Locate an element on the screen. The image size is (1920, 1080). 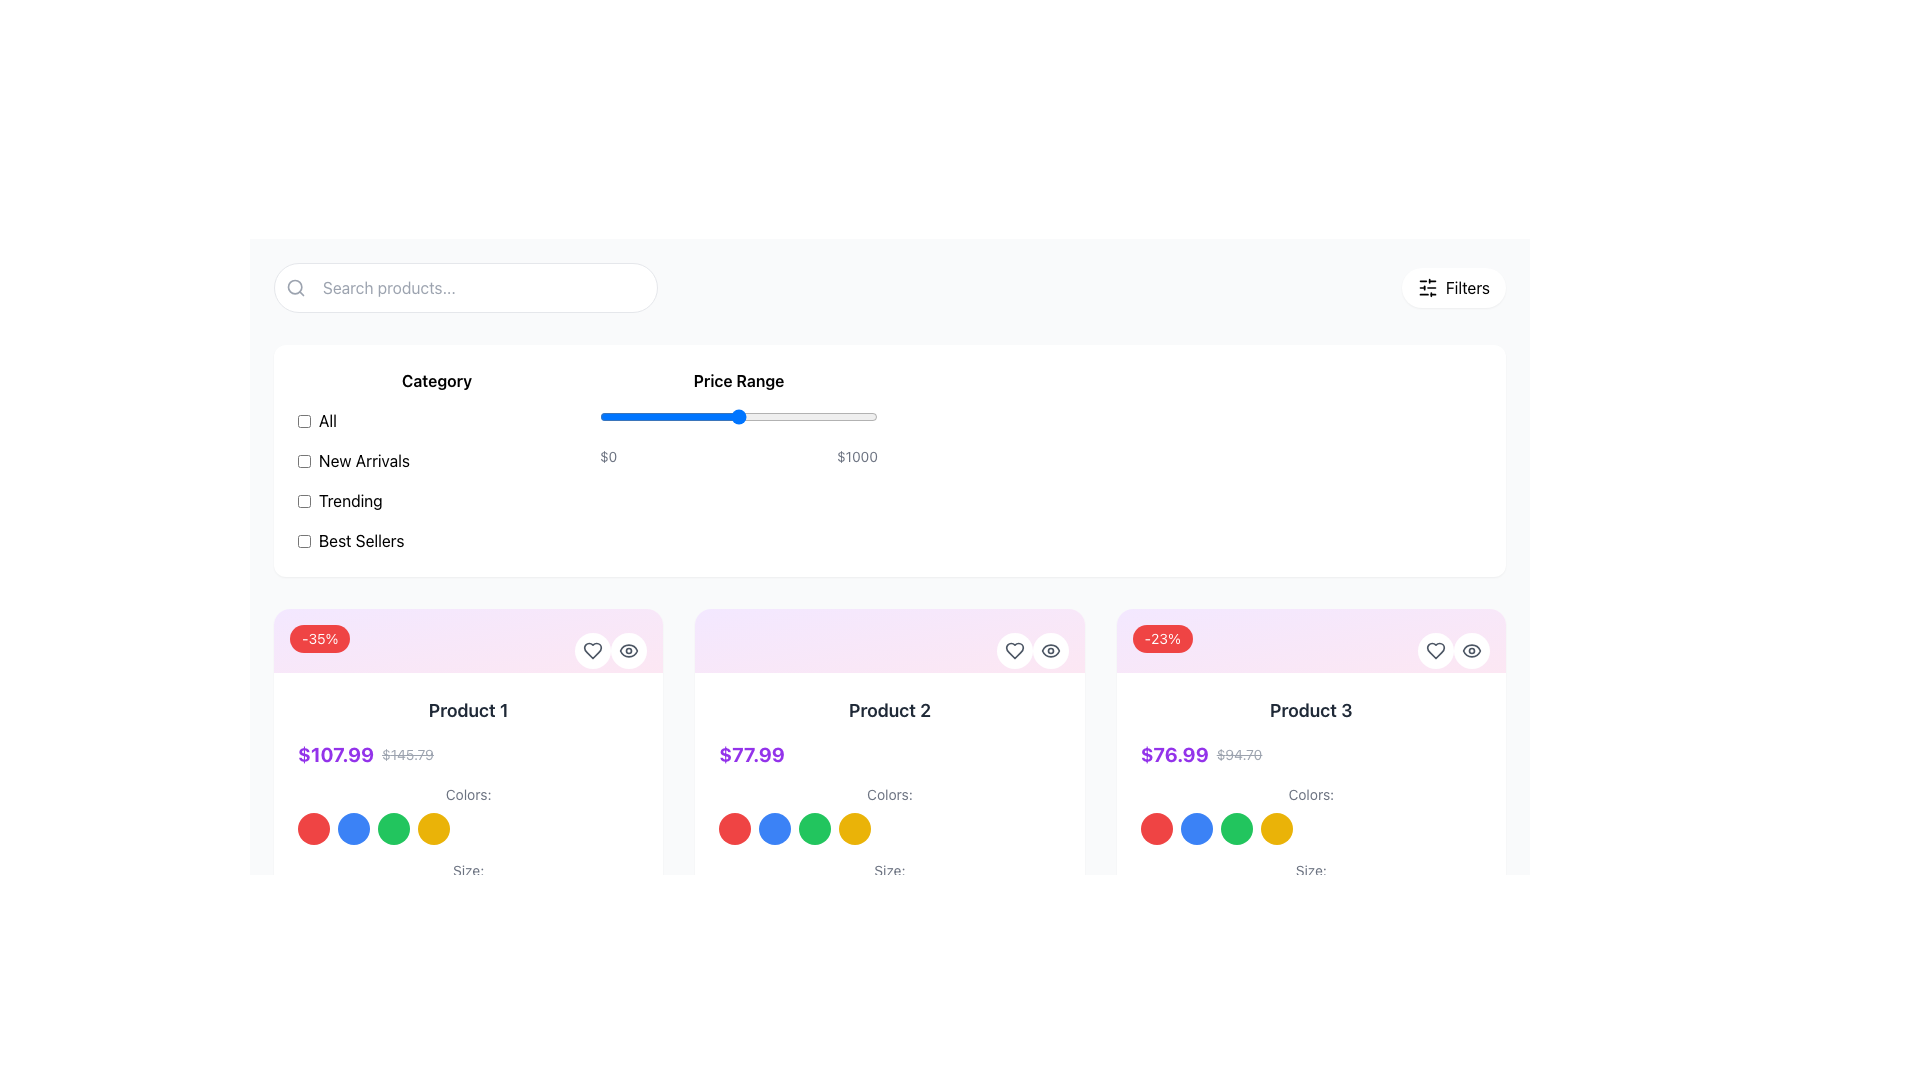
the third green circular radio button in the 'Colors' section of the card for 'Product 2' is located at coordinates (815, 829).